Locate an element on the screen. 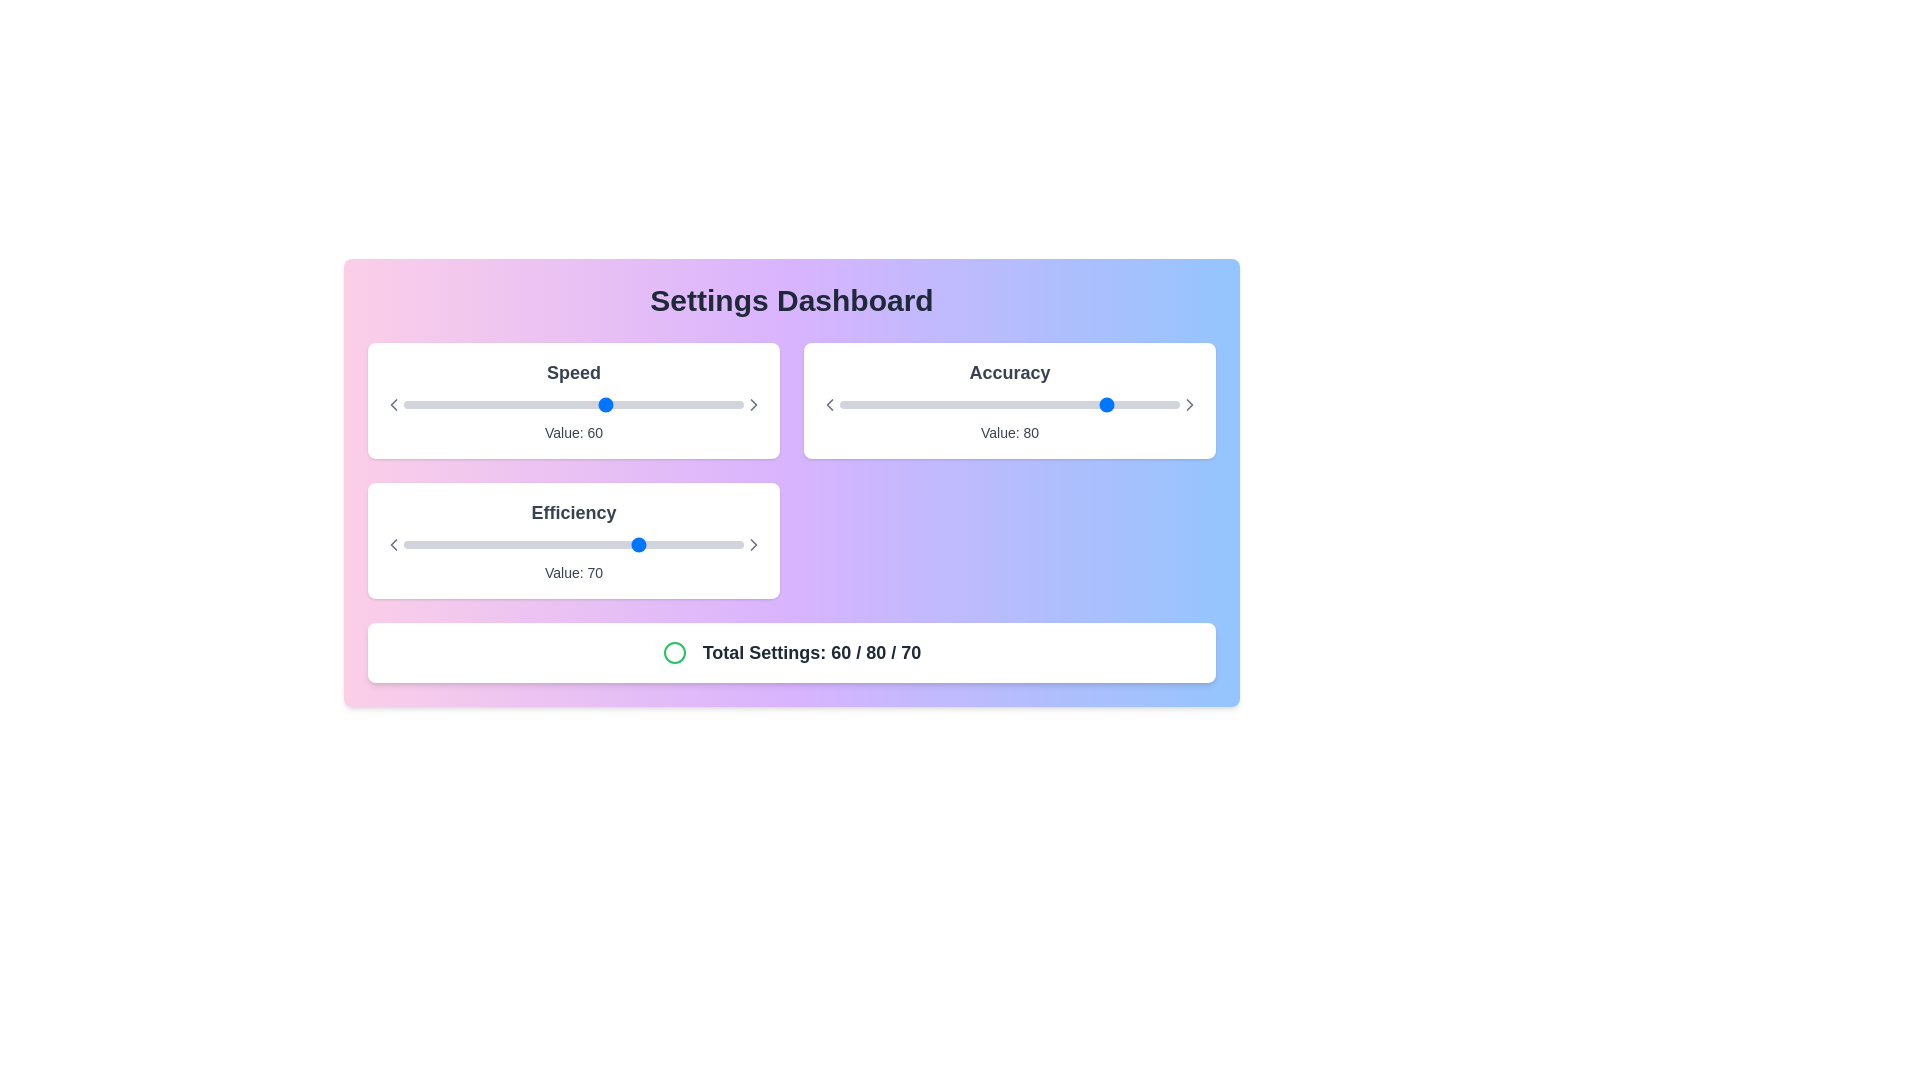 The image size is (1920, 1080). efficiency is located at coordinates (689, 544).